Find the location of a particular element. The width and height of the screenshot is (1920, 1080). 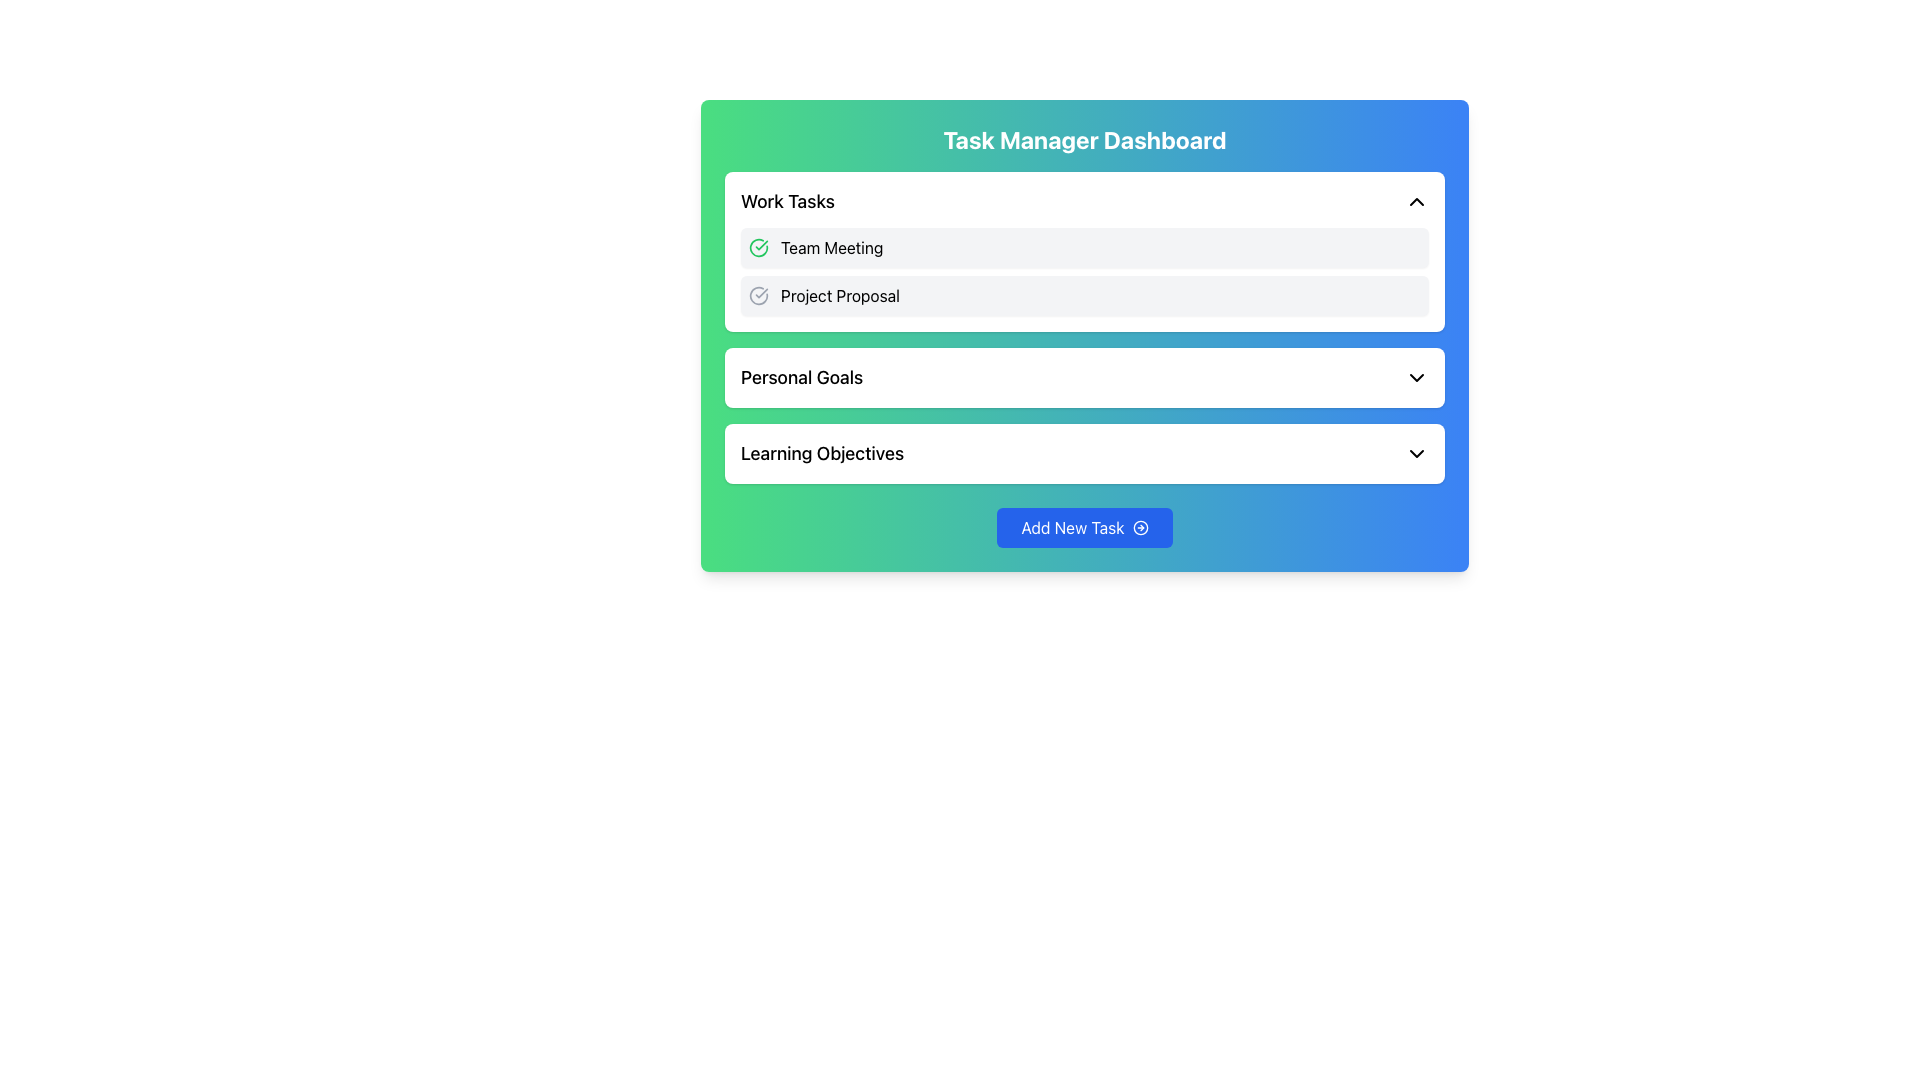

the Chevron Icon located on the far right of the 'Work Tasks' header is located at coordinates (1415, 201).